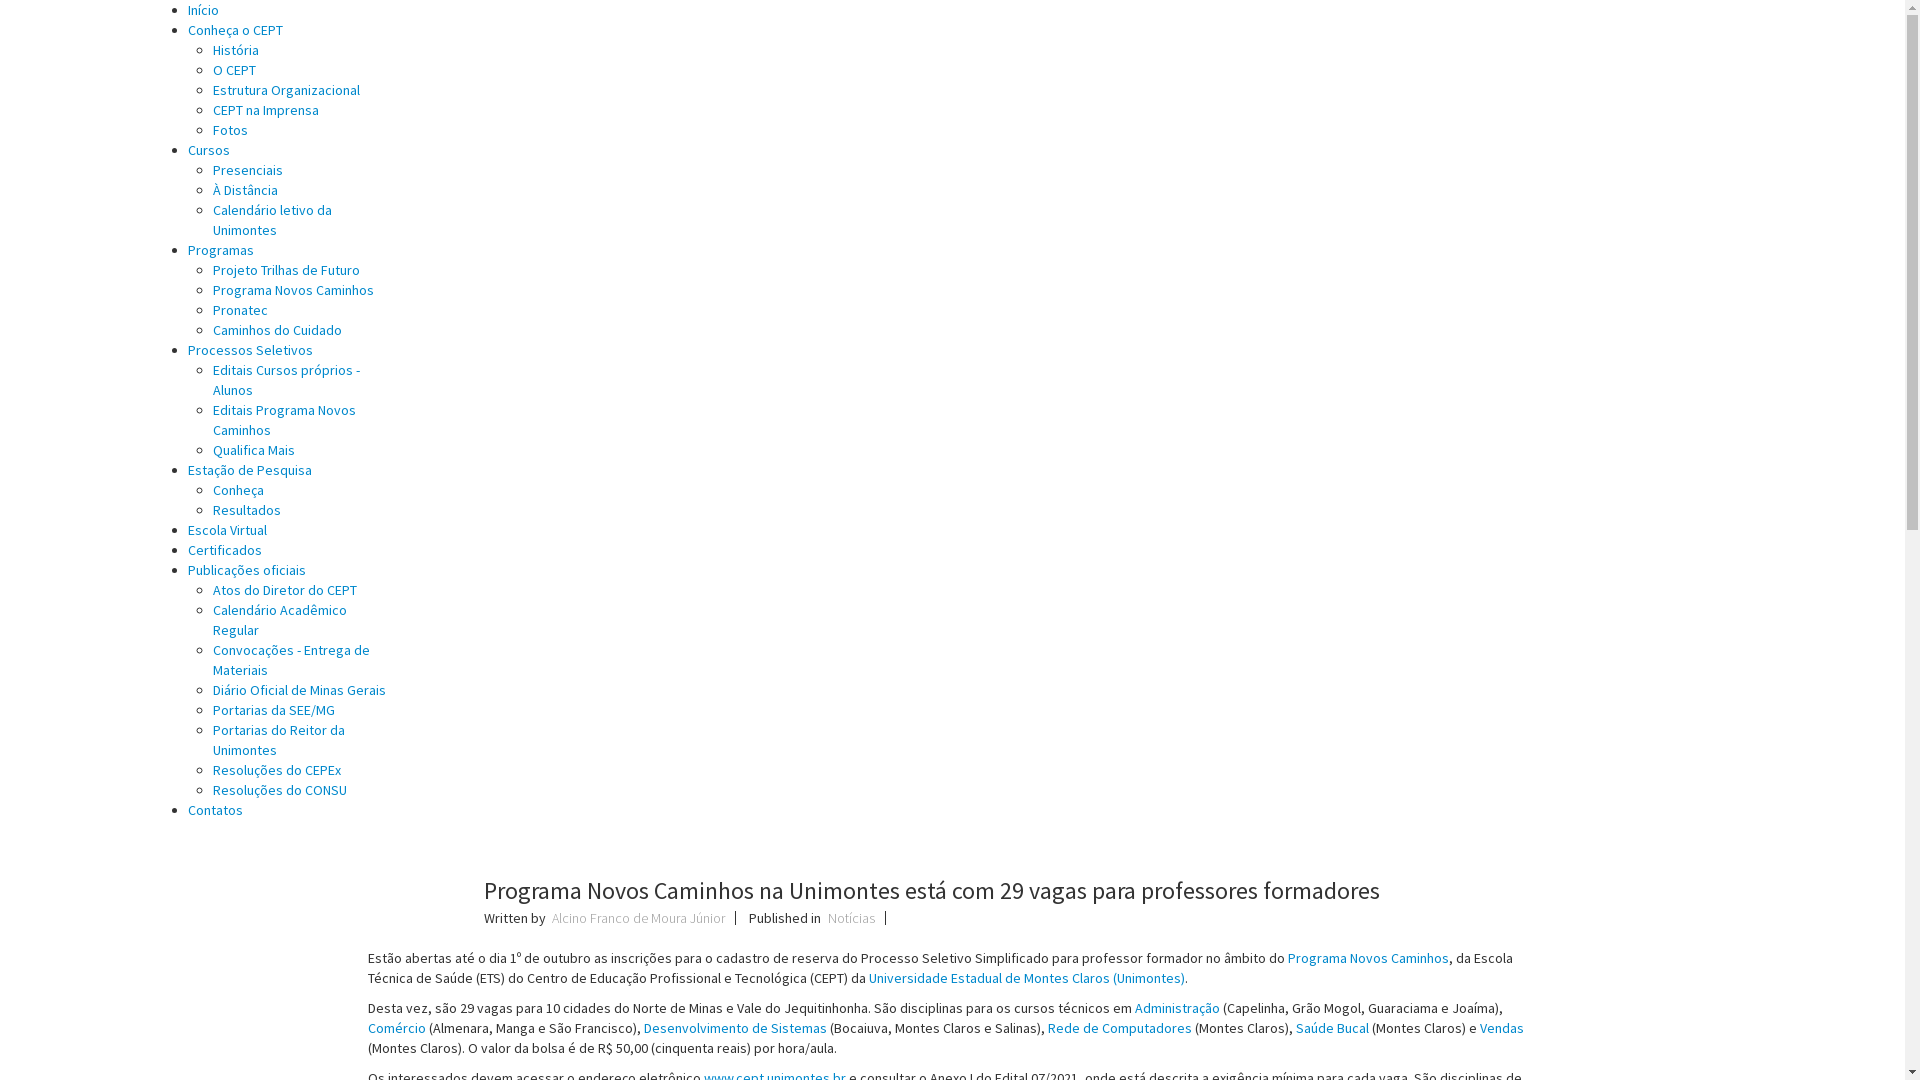 This screenshot has height=1080, width=1920. Describe the element at coordinates (264, 110) in the screenshot. I see `'CEPT na Imprensa'` at that location.